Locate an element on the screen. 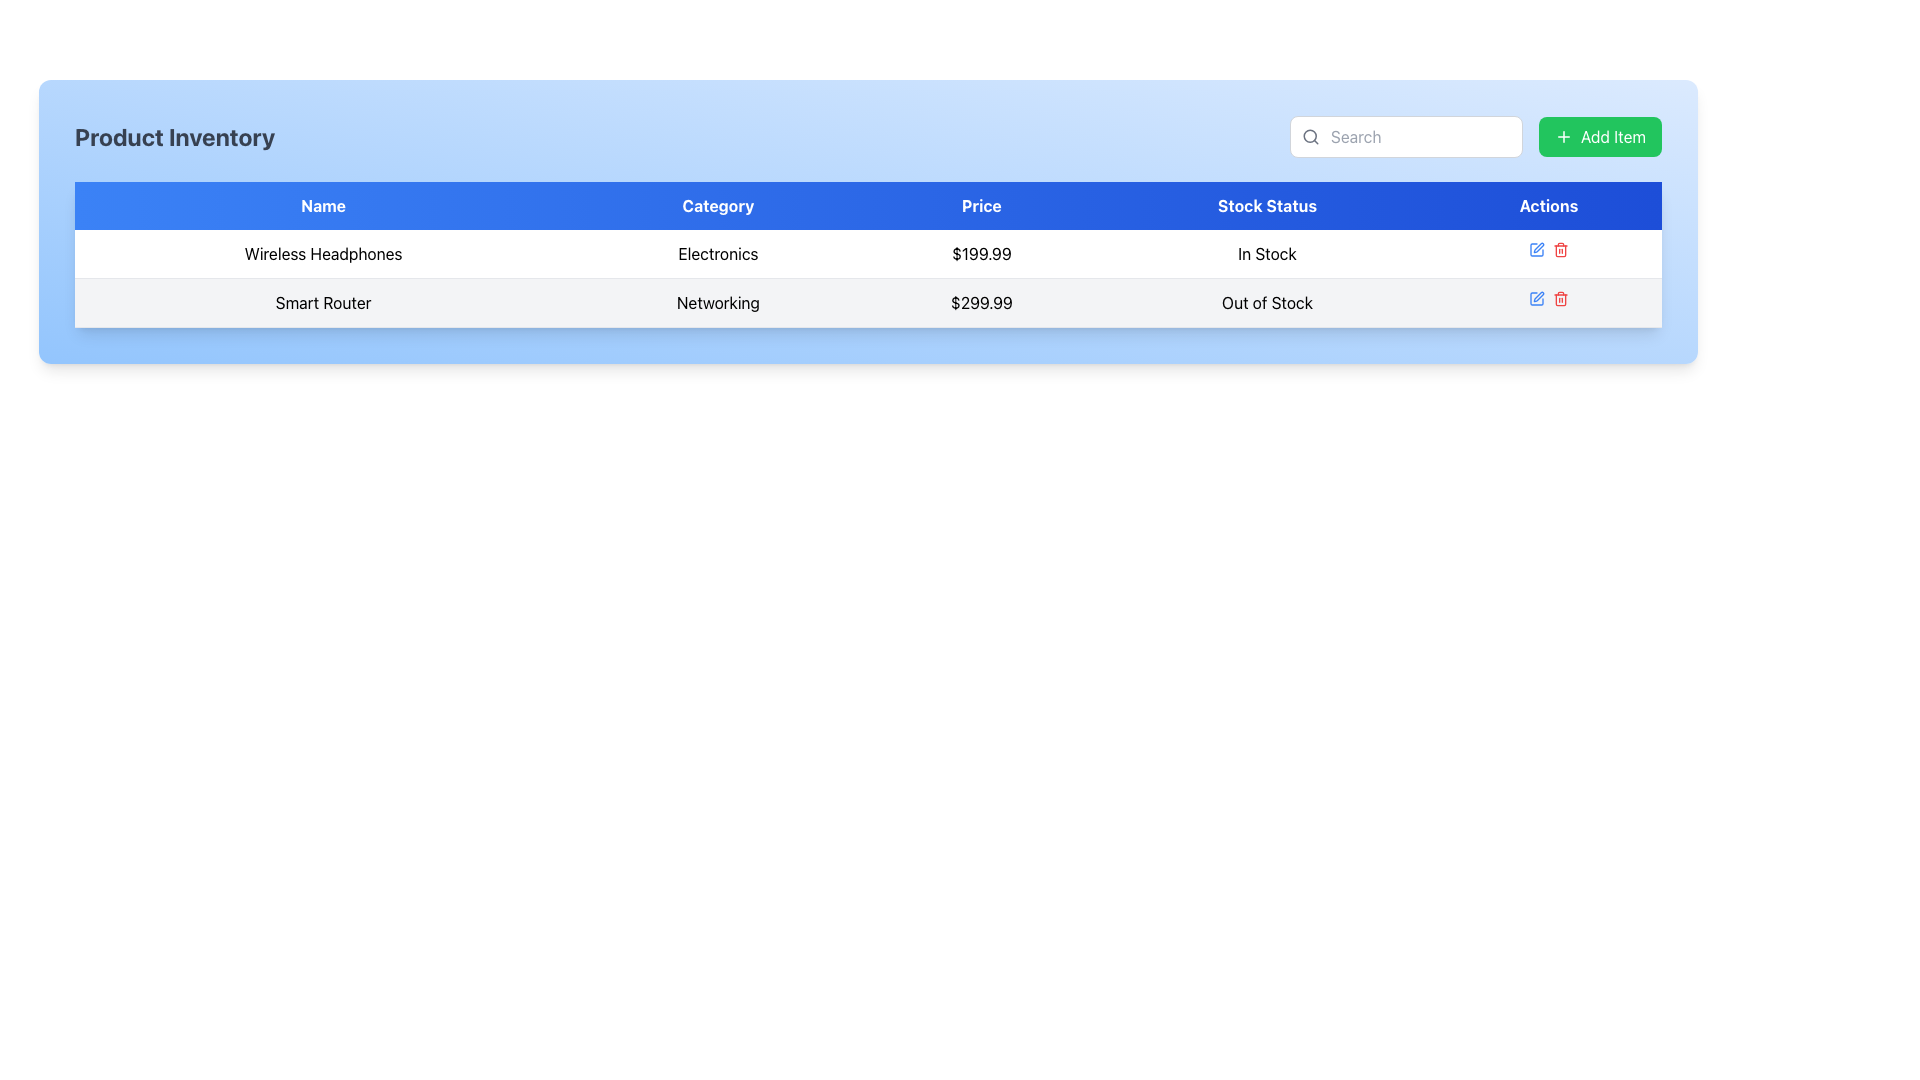  the static text label 'Actions' which is styled with a blue background and centered white text, located at the far-right of the header row in the table is located at coordinates (1547, 205).